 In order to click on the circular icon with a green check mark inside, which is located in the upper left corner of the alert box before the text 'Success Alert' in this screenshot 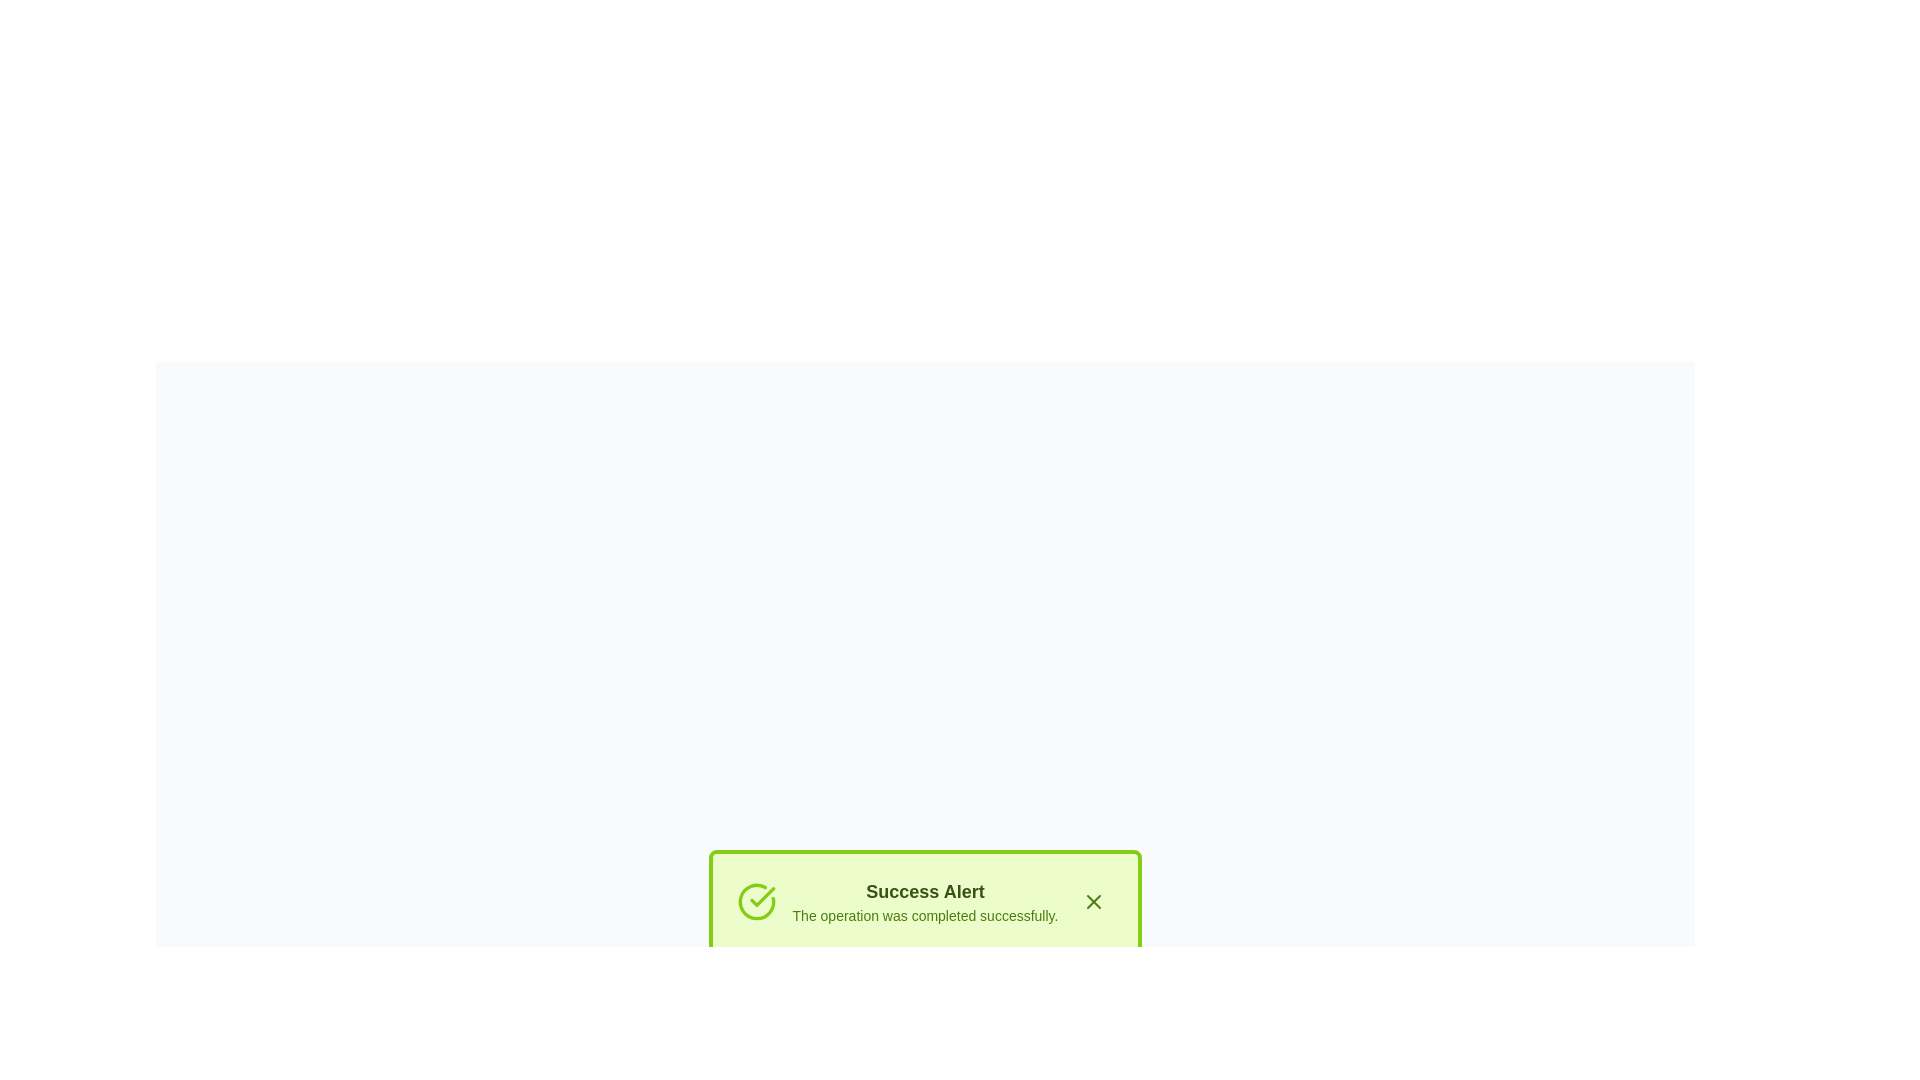, I will do `click(755, 902)`.